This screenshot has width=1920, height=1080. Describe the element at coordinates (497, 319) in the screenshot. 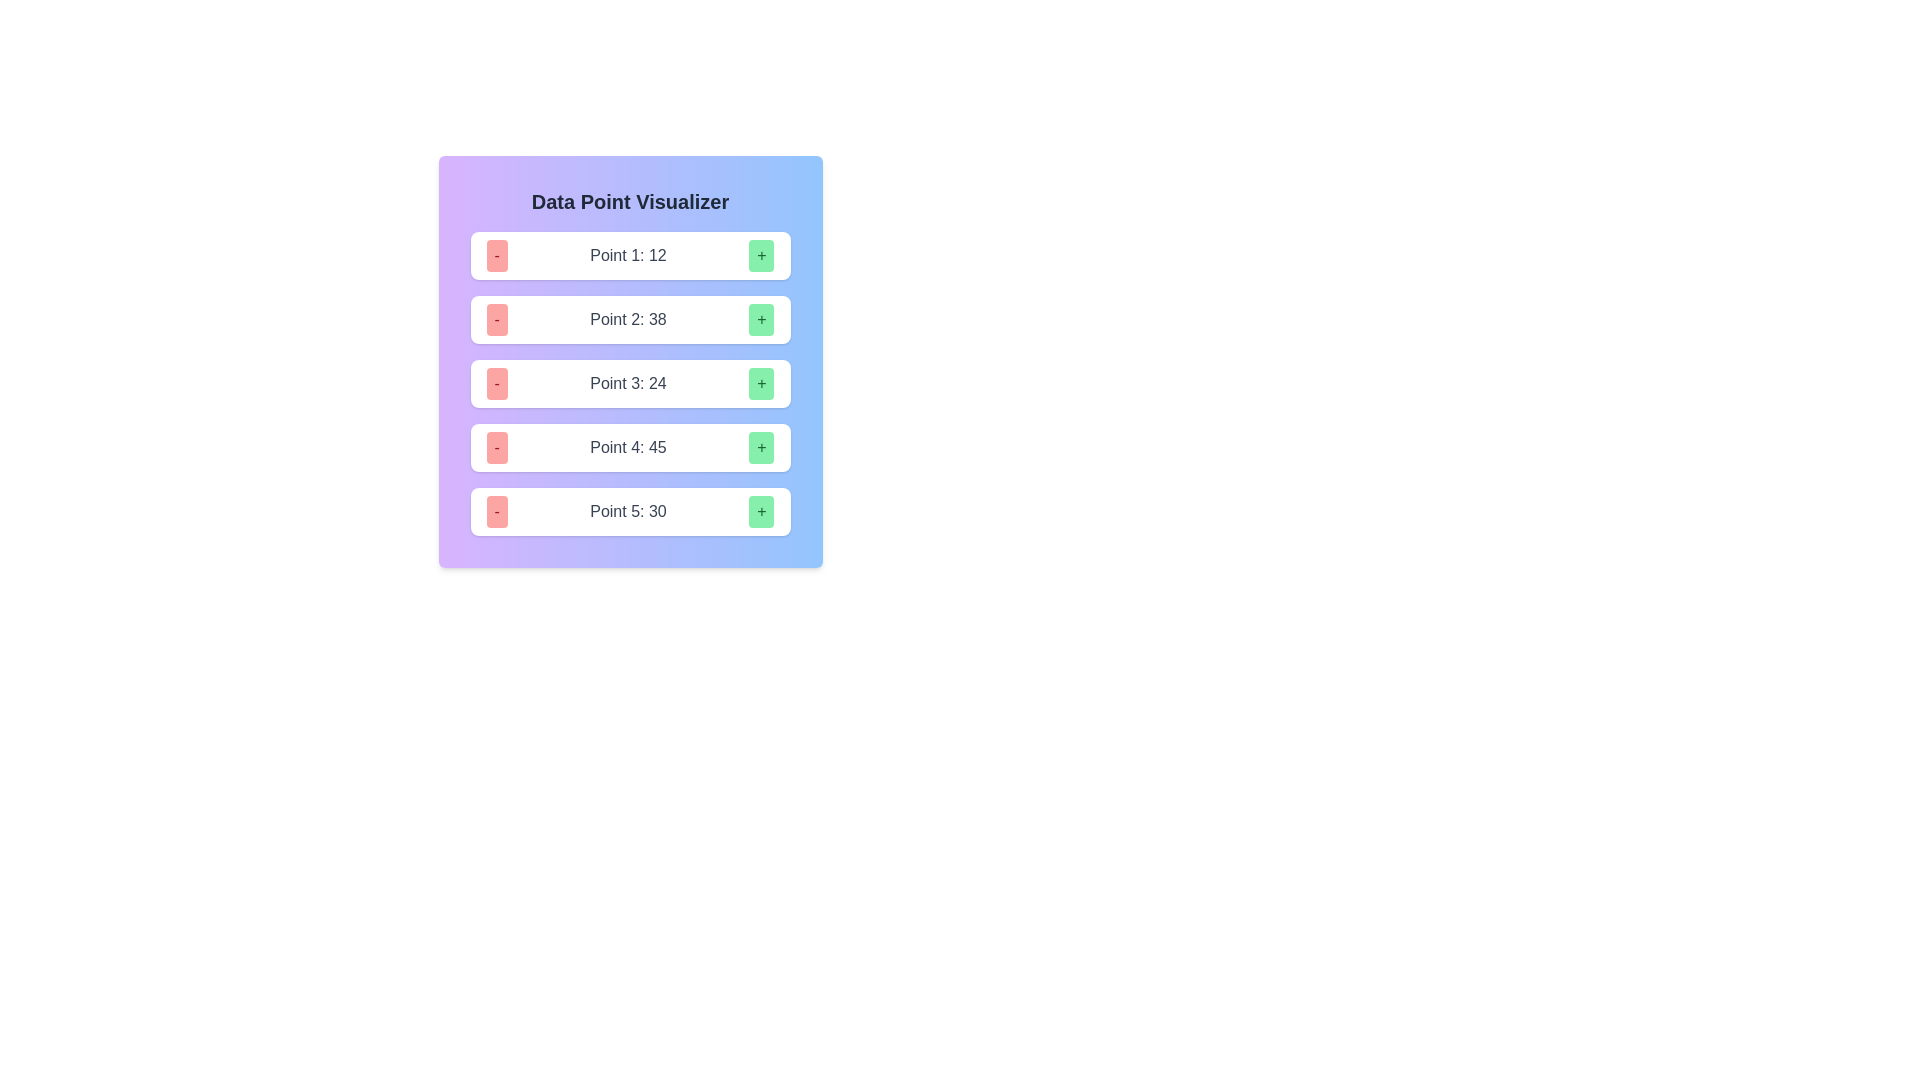

I see `the small red button with a '-' symbol located to the left of the 'Point 2: 38' label to observe a color change effect` at that location.